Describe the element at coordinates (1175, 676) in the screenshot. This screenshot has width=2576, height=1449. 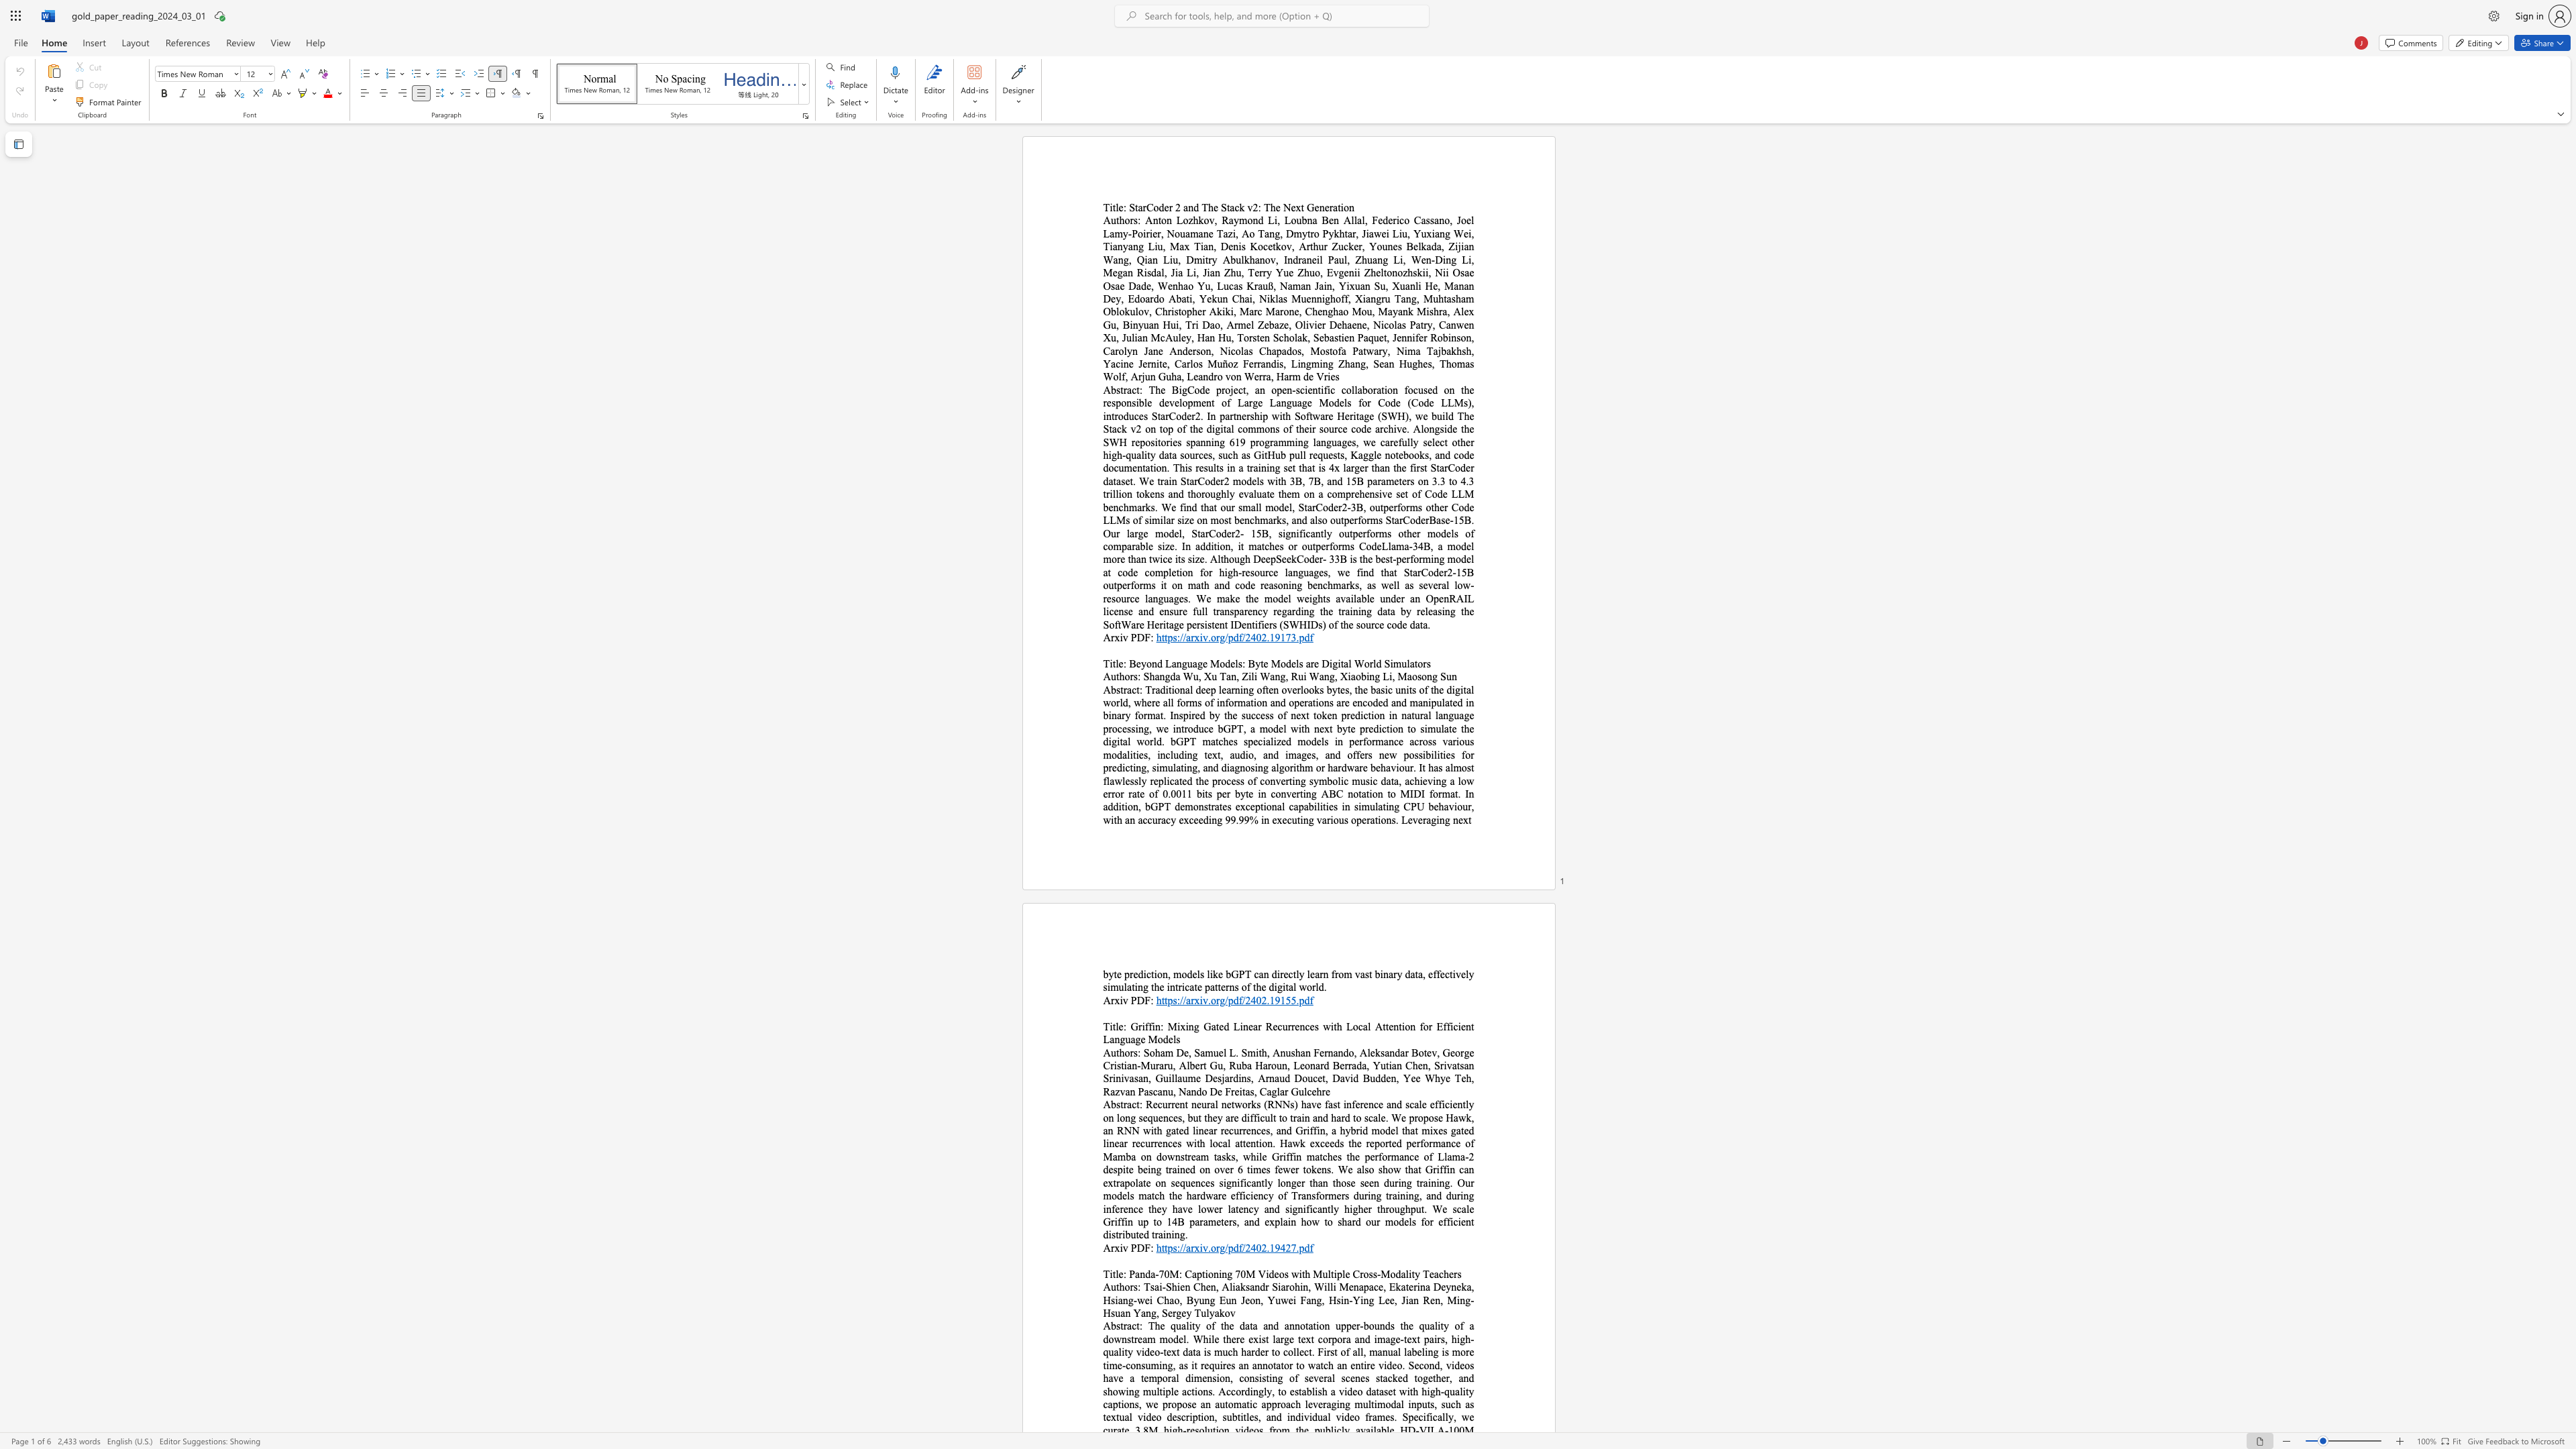
I see `the subset text "a Wu," within the text "Shangda Wu,"` at that location.